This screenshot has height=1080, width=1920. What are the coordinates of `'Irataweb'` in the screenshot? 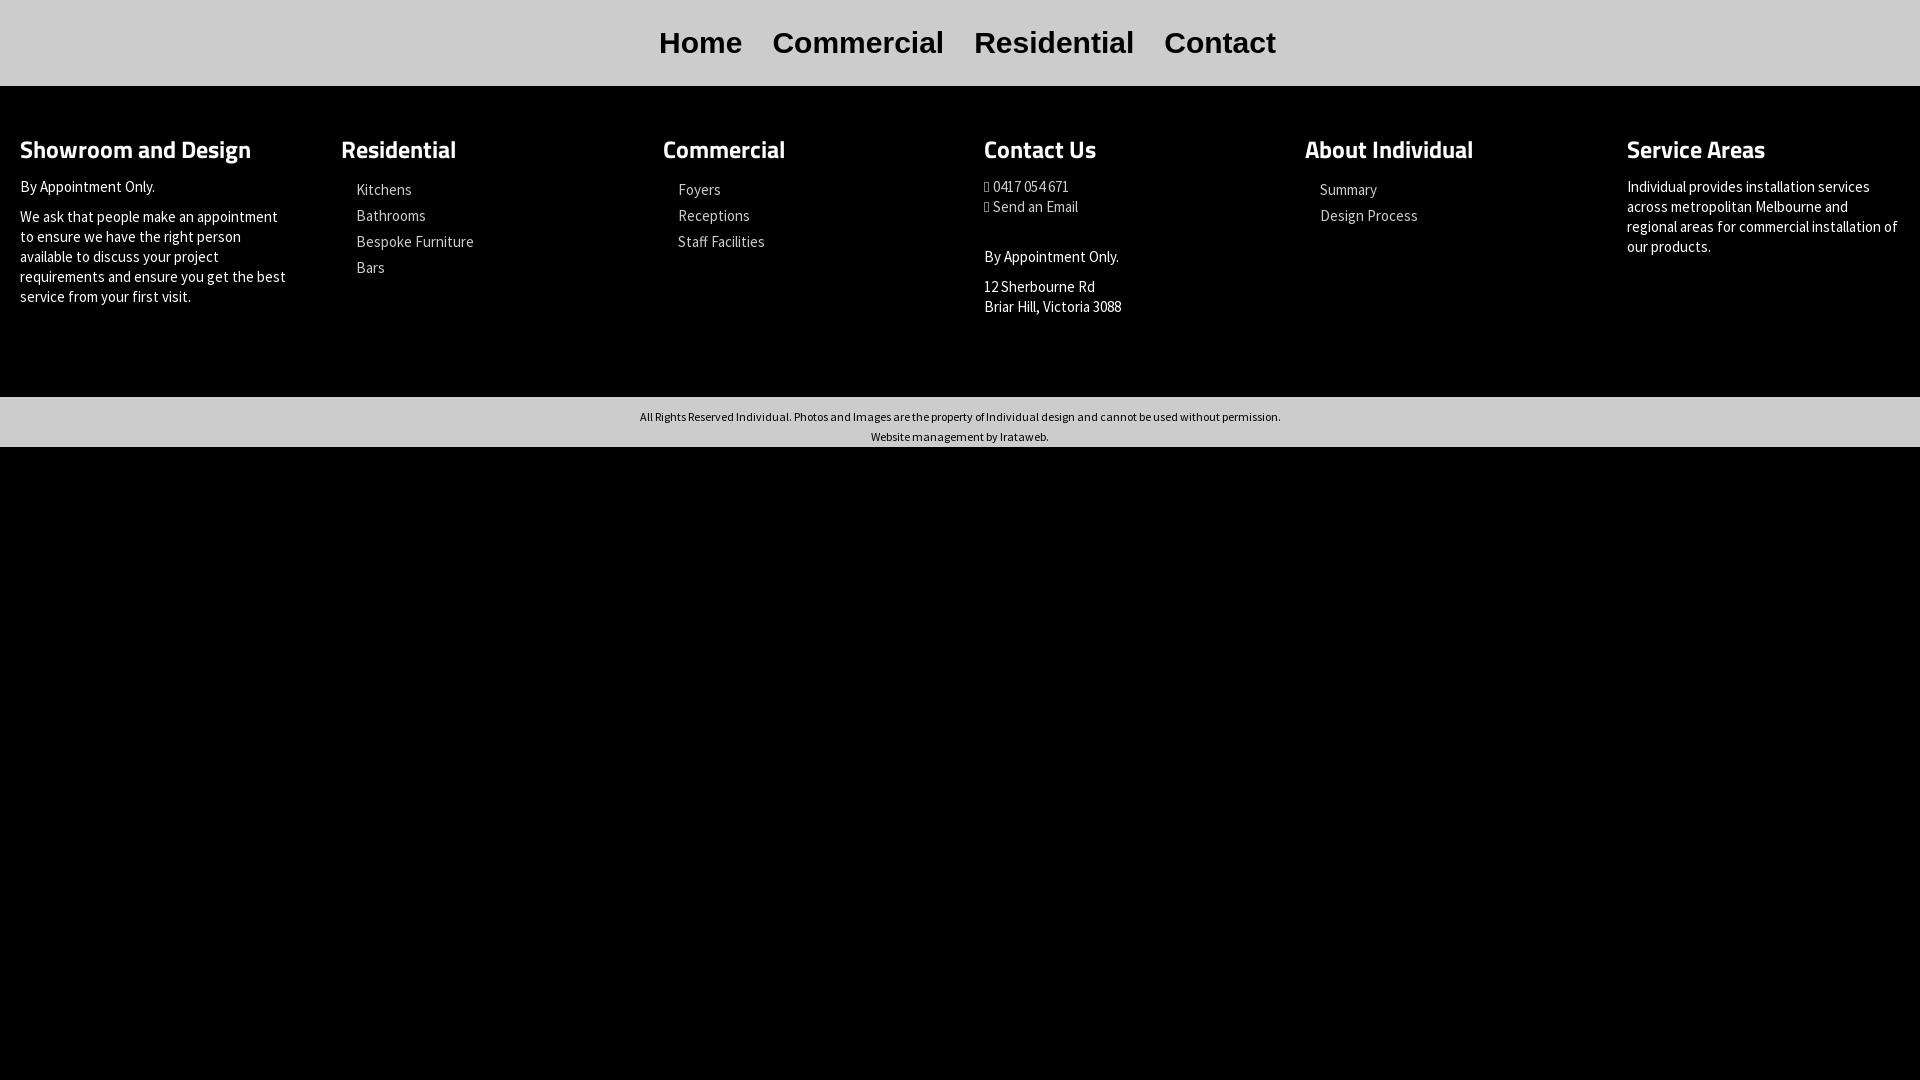 It's located at (1022, 435).